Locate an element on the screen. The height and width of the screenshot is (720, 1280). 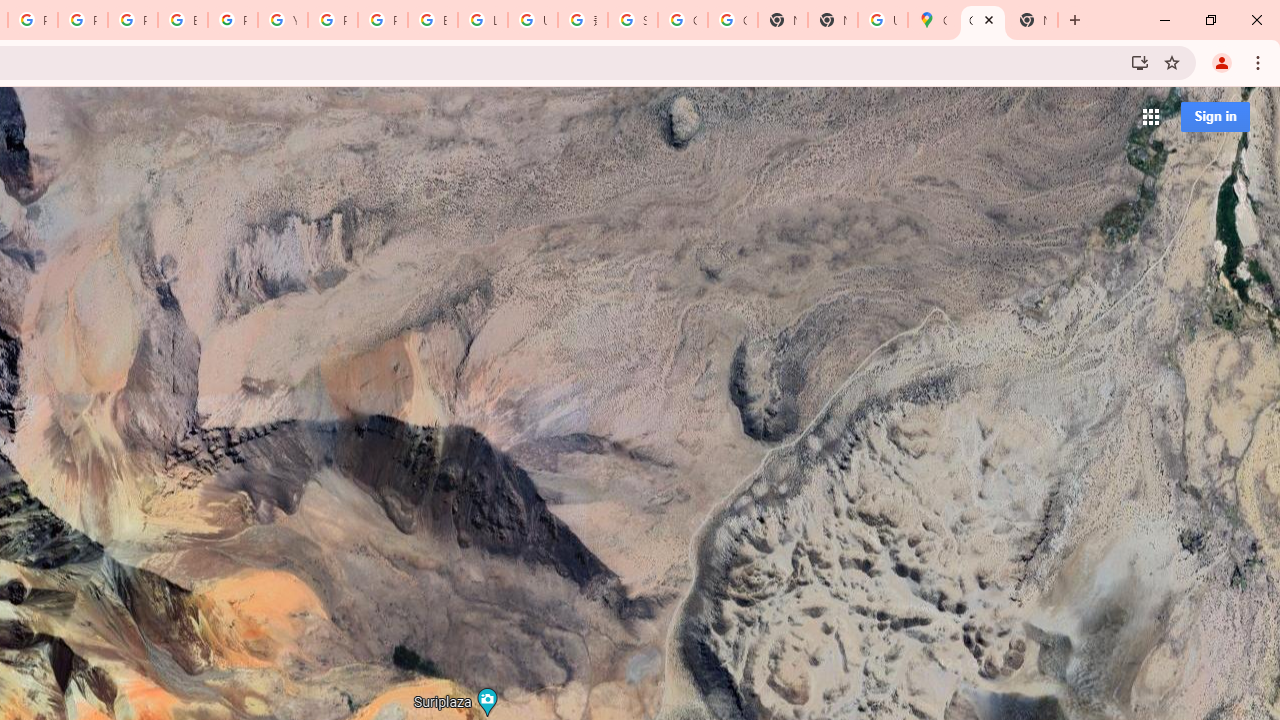
'Use Google Maps in Space - Google Maps Help' is located at coordinates (881, 20).